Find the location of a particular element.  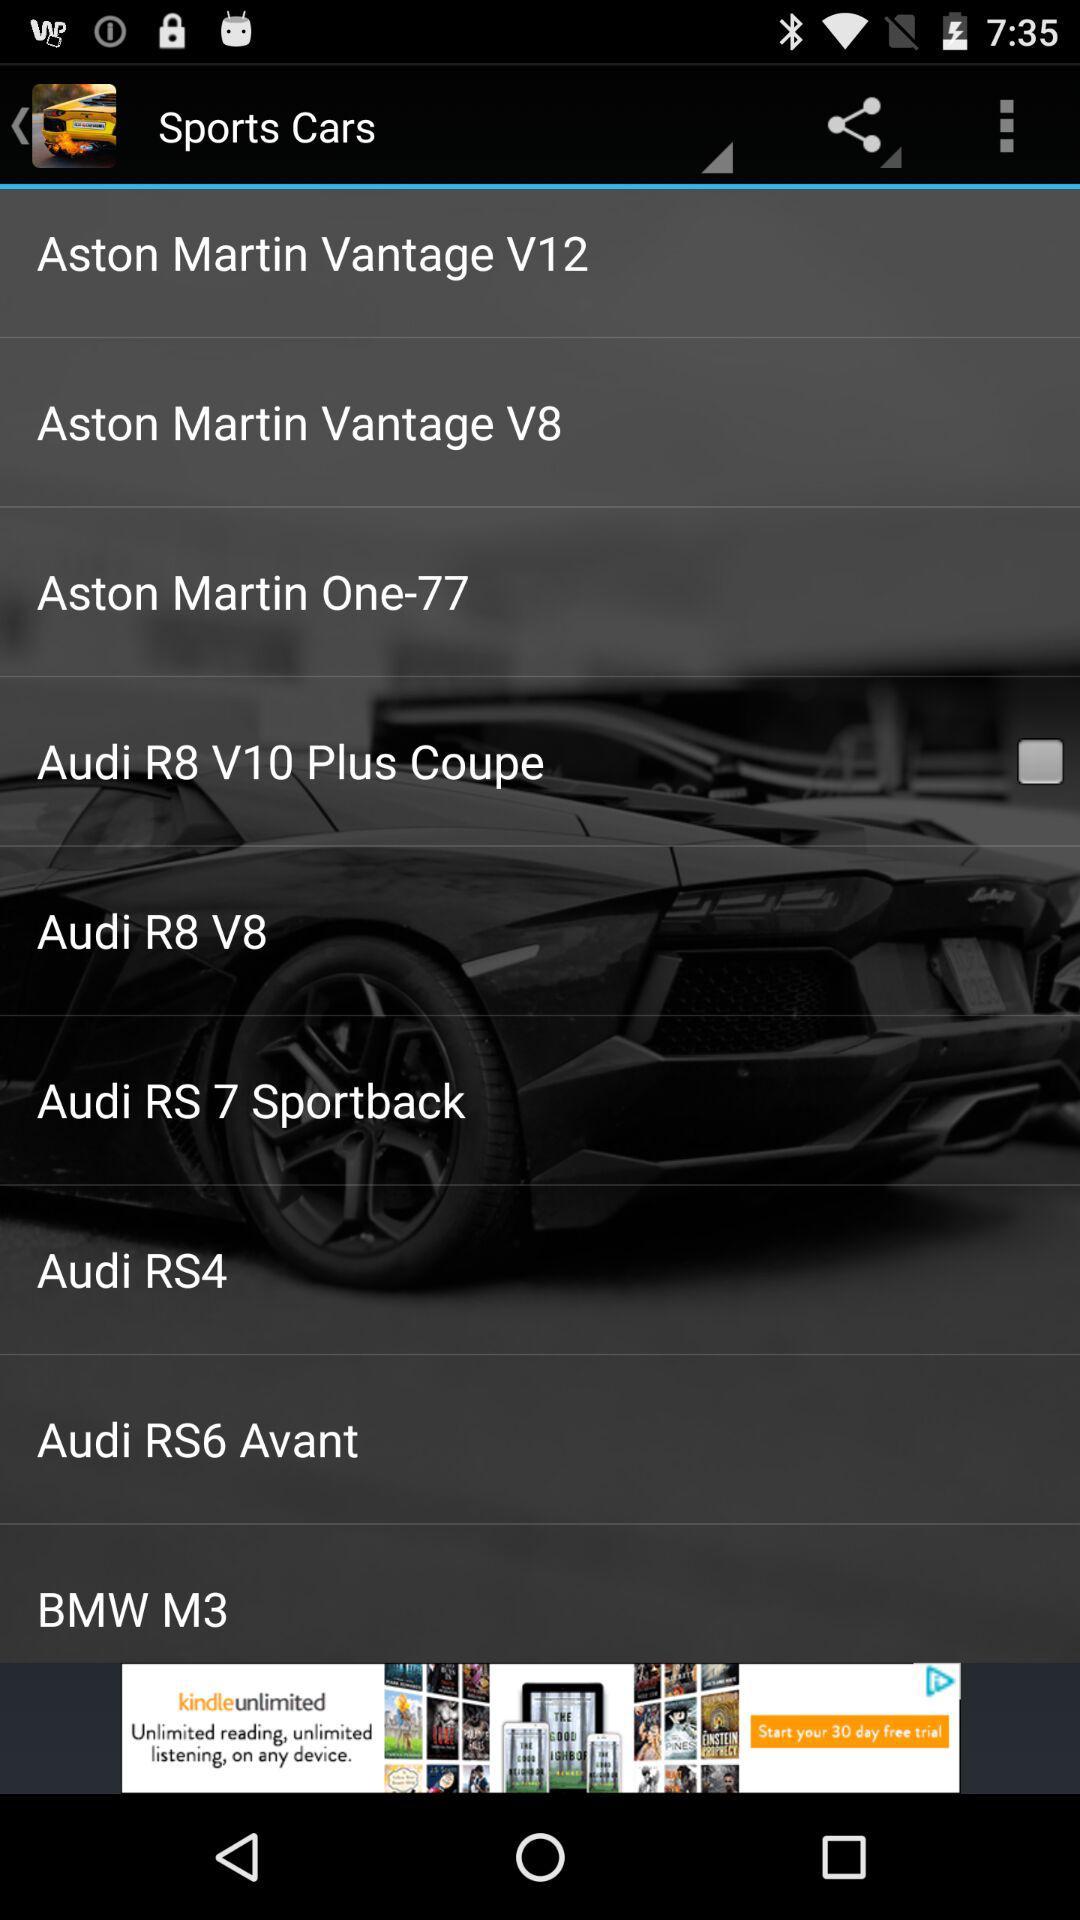

open advertisement is located at coordinates (540, 1727).